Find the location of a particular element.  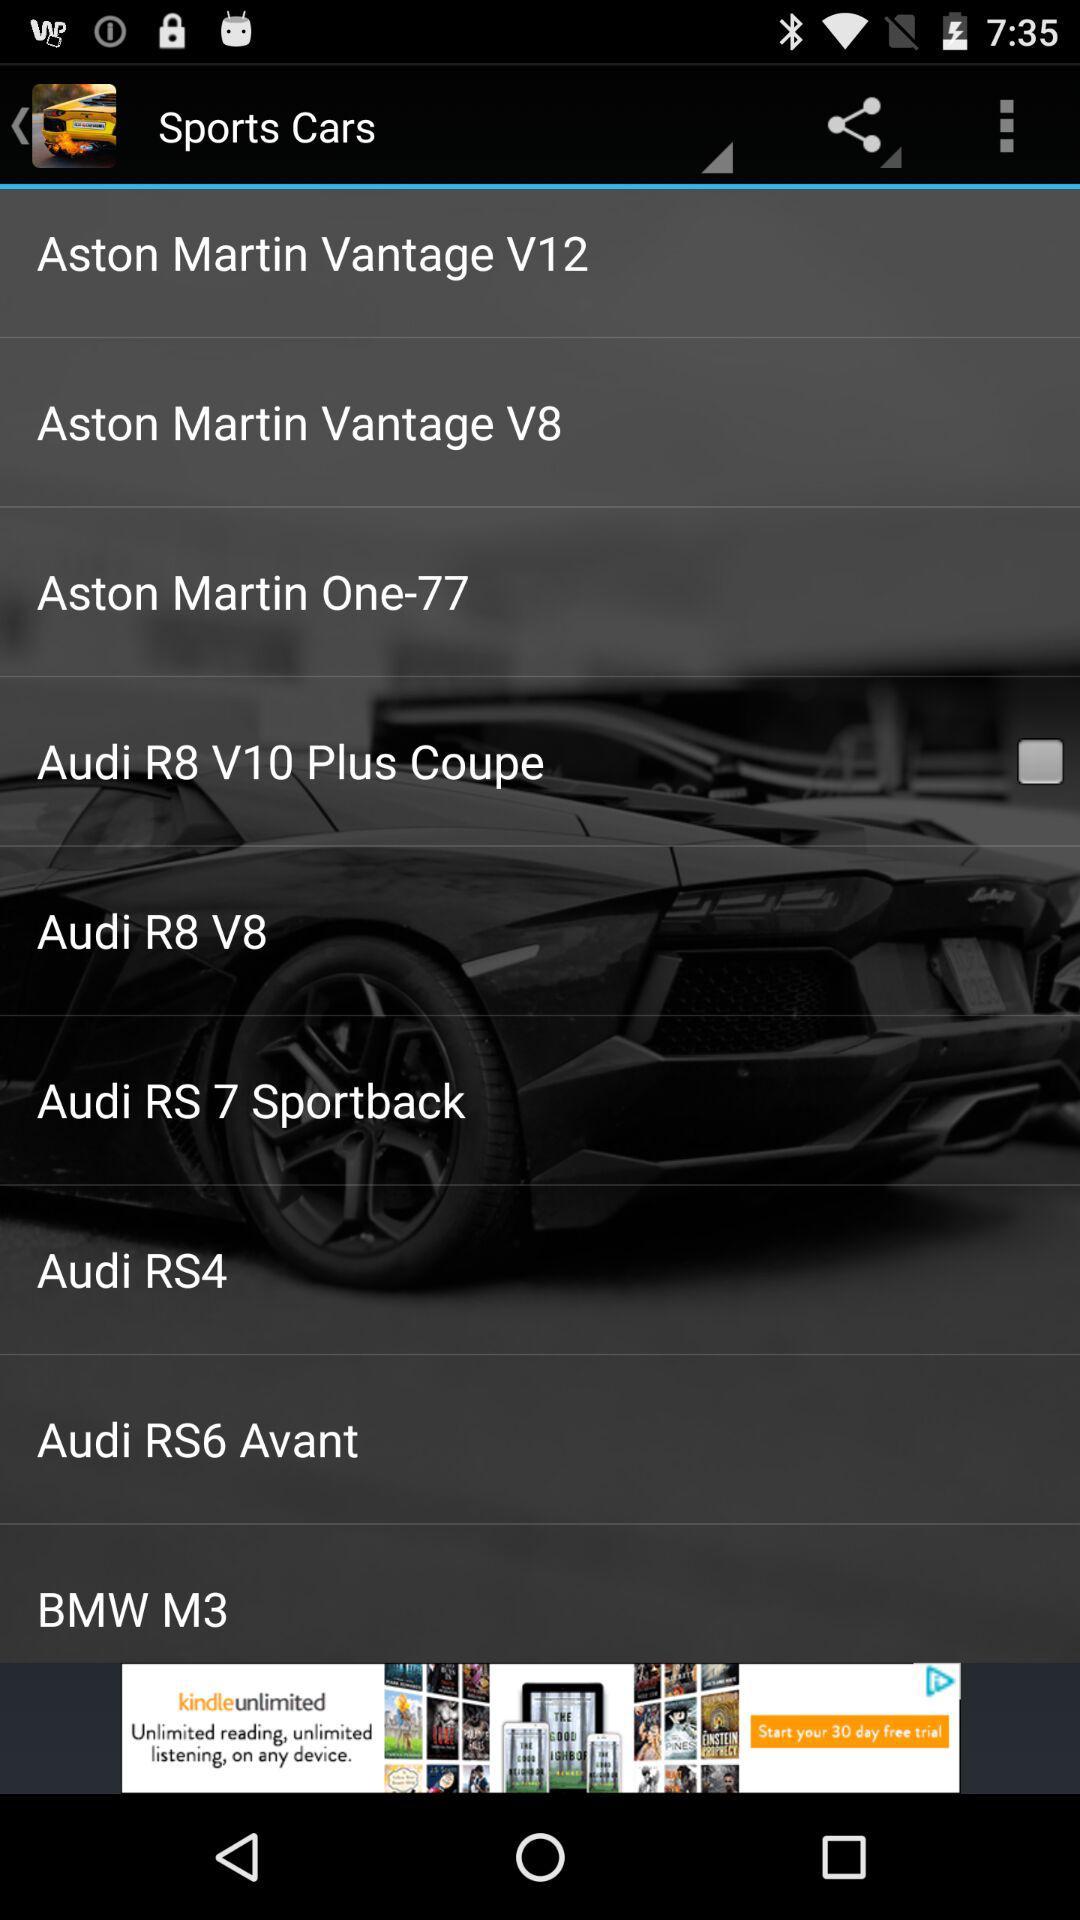

open advertisement is located at coordinates (540, 1727).